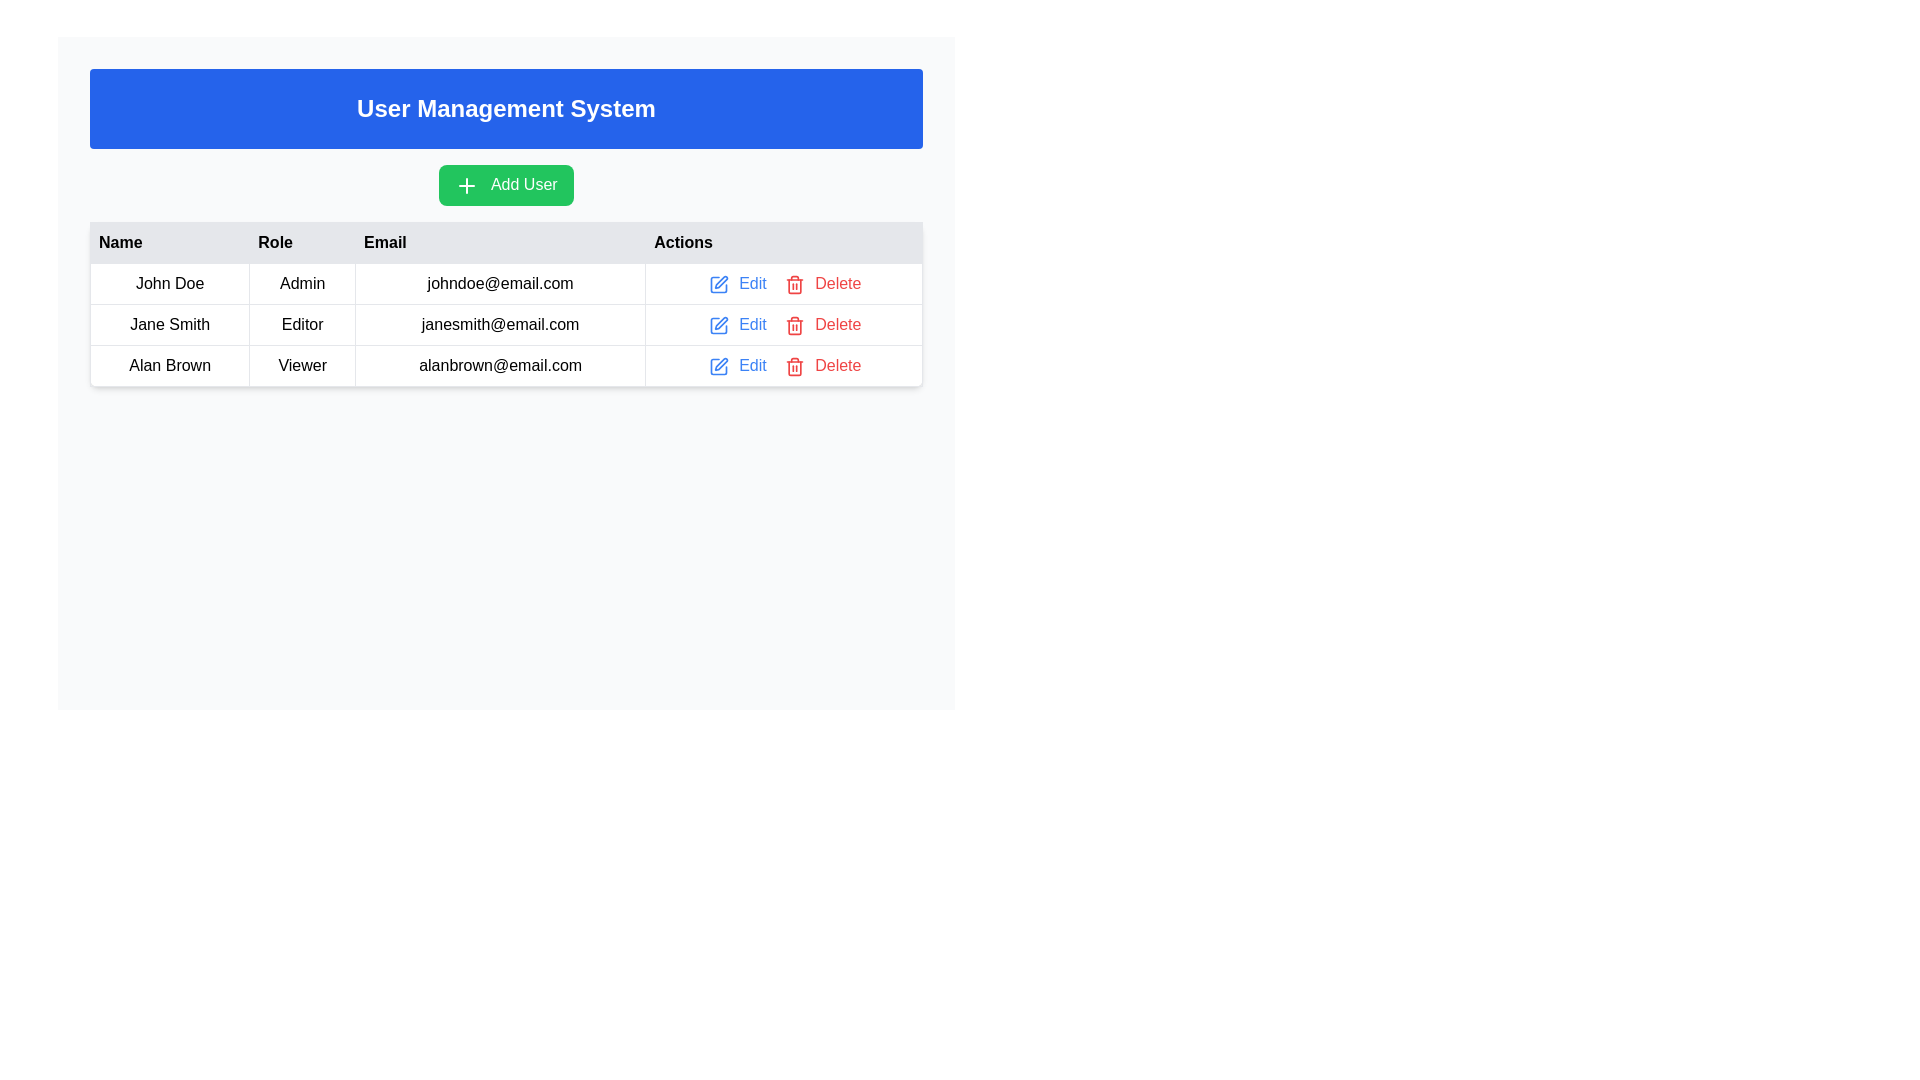 The height and width of the screenshot is (1080, 1920). I want to click on the button located below the 'User Management System' banner, so click(506, 185).